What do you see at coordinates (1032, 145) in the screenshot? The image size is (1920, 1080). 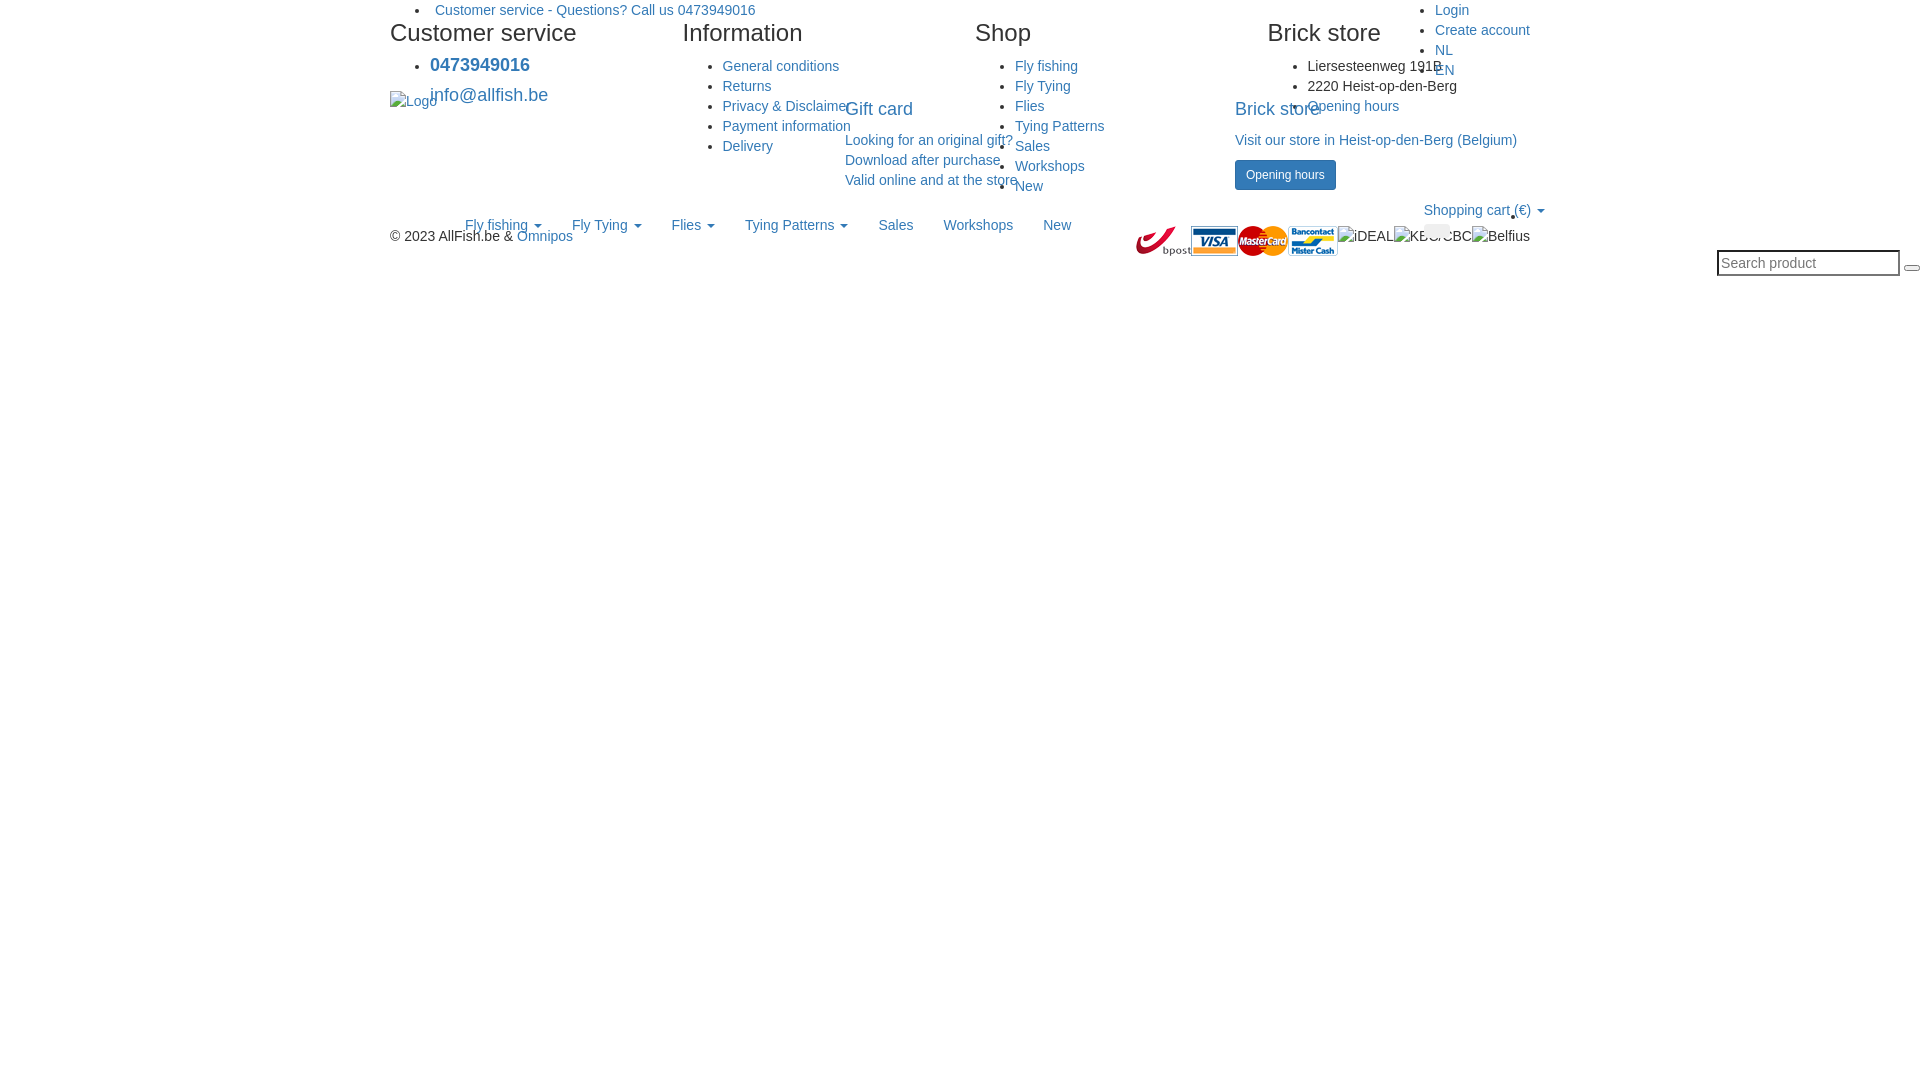 I see `'Sales'` at bounding box center [1032, 145].